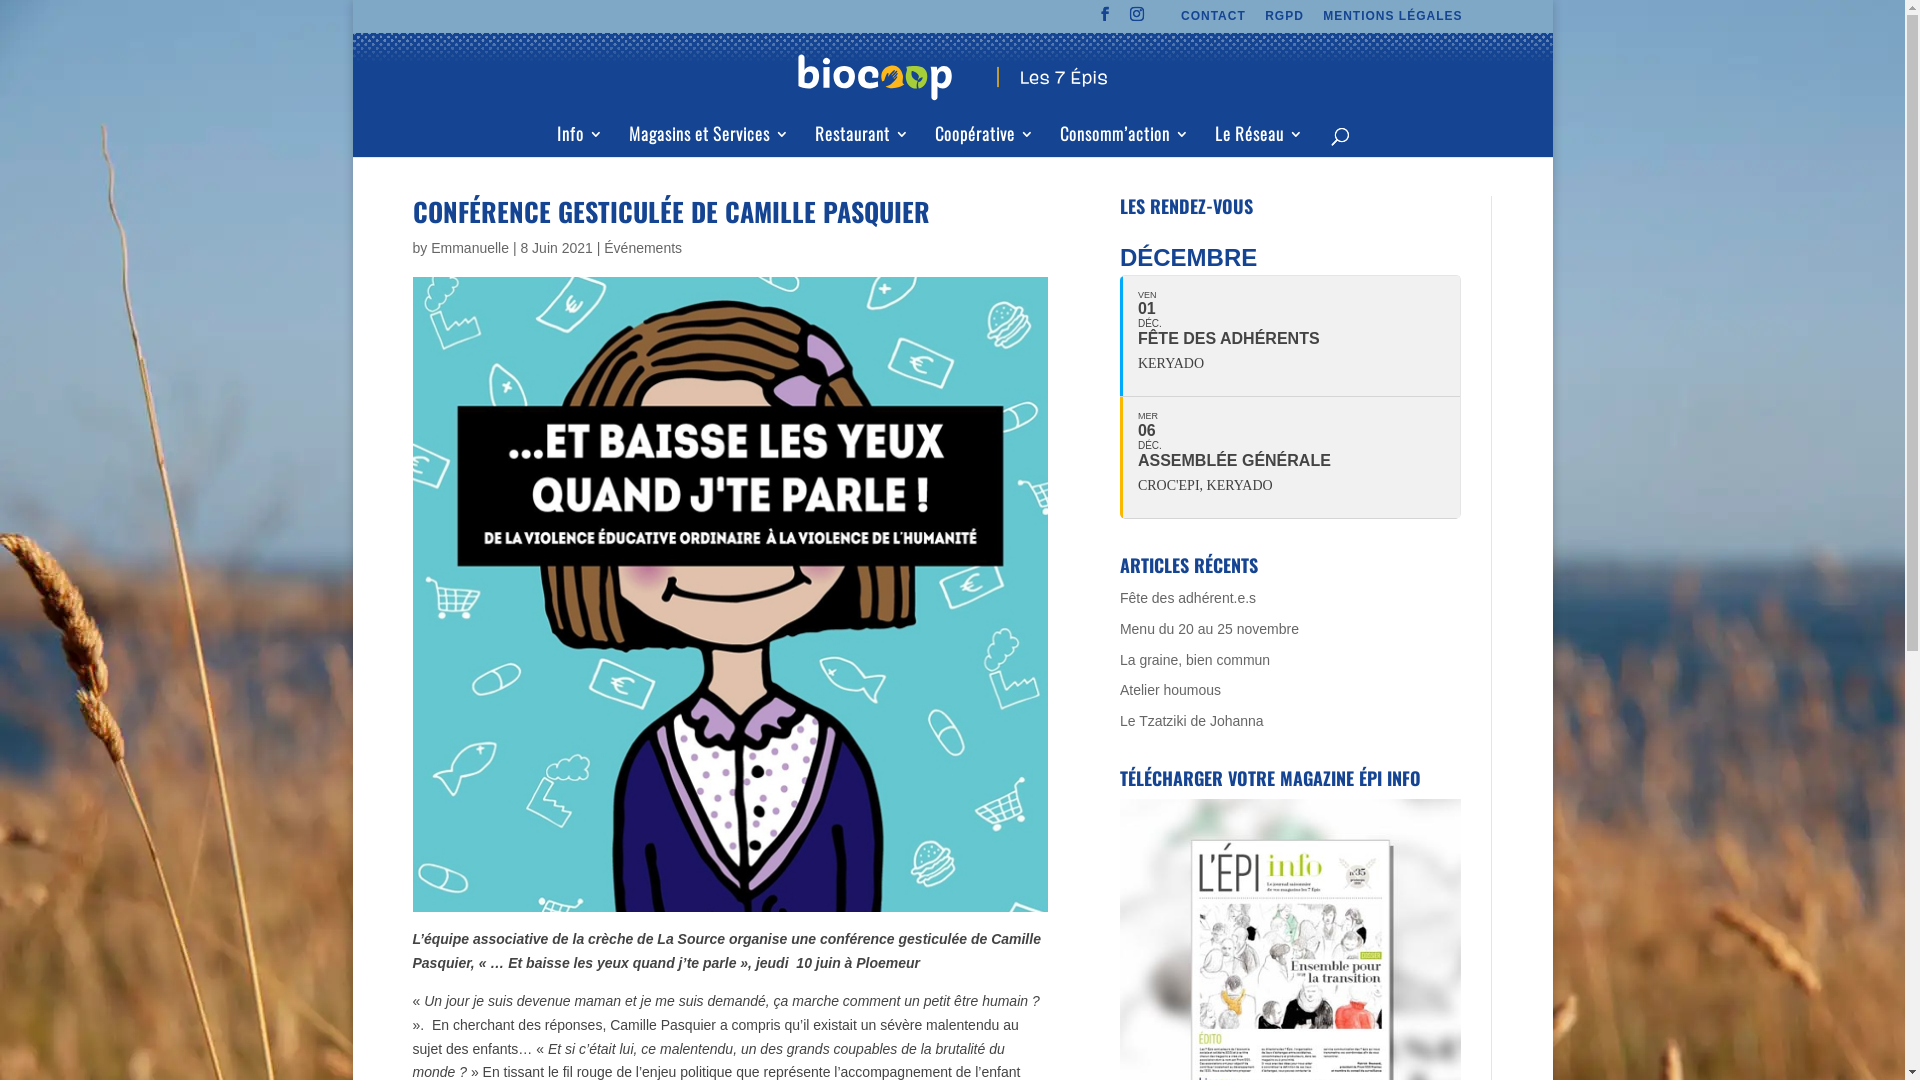 This screenshot has width=1920, height=1080. I want to click on 'Lien Facebook alt=', so click(1104, 19).